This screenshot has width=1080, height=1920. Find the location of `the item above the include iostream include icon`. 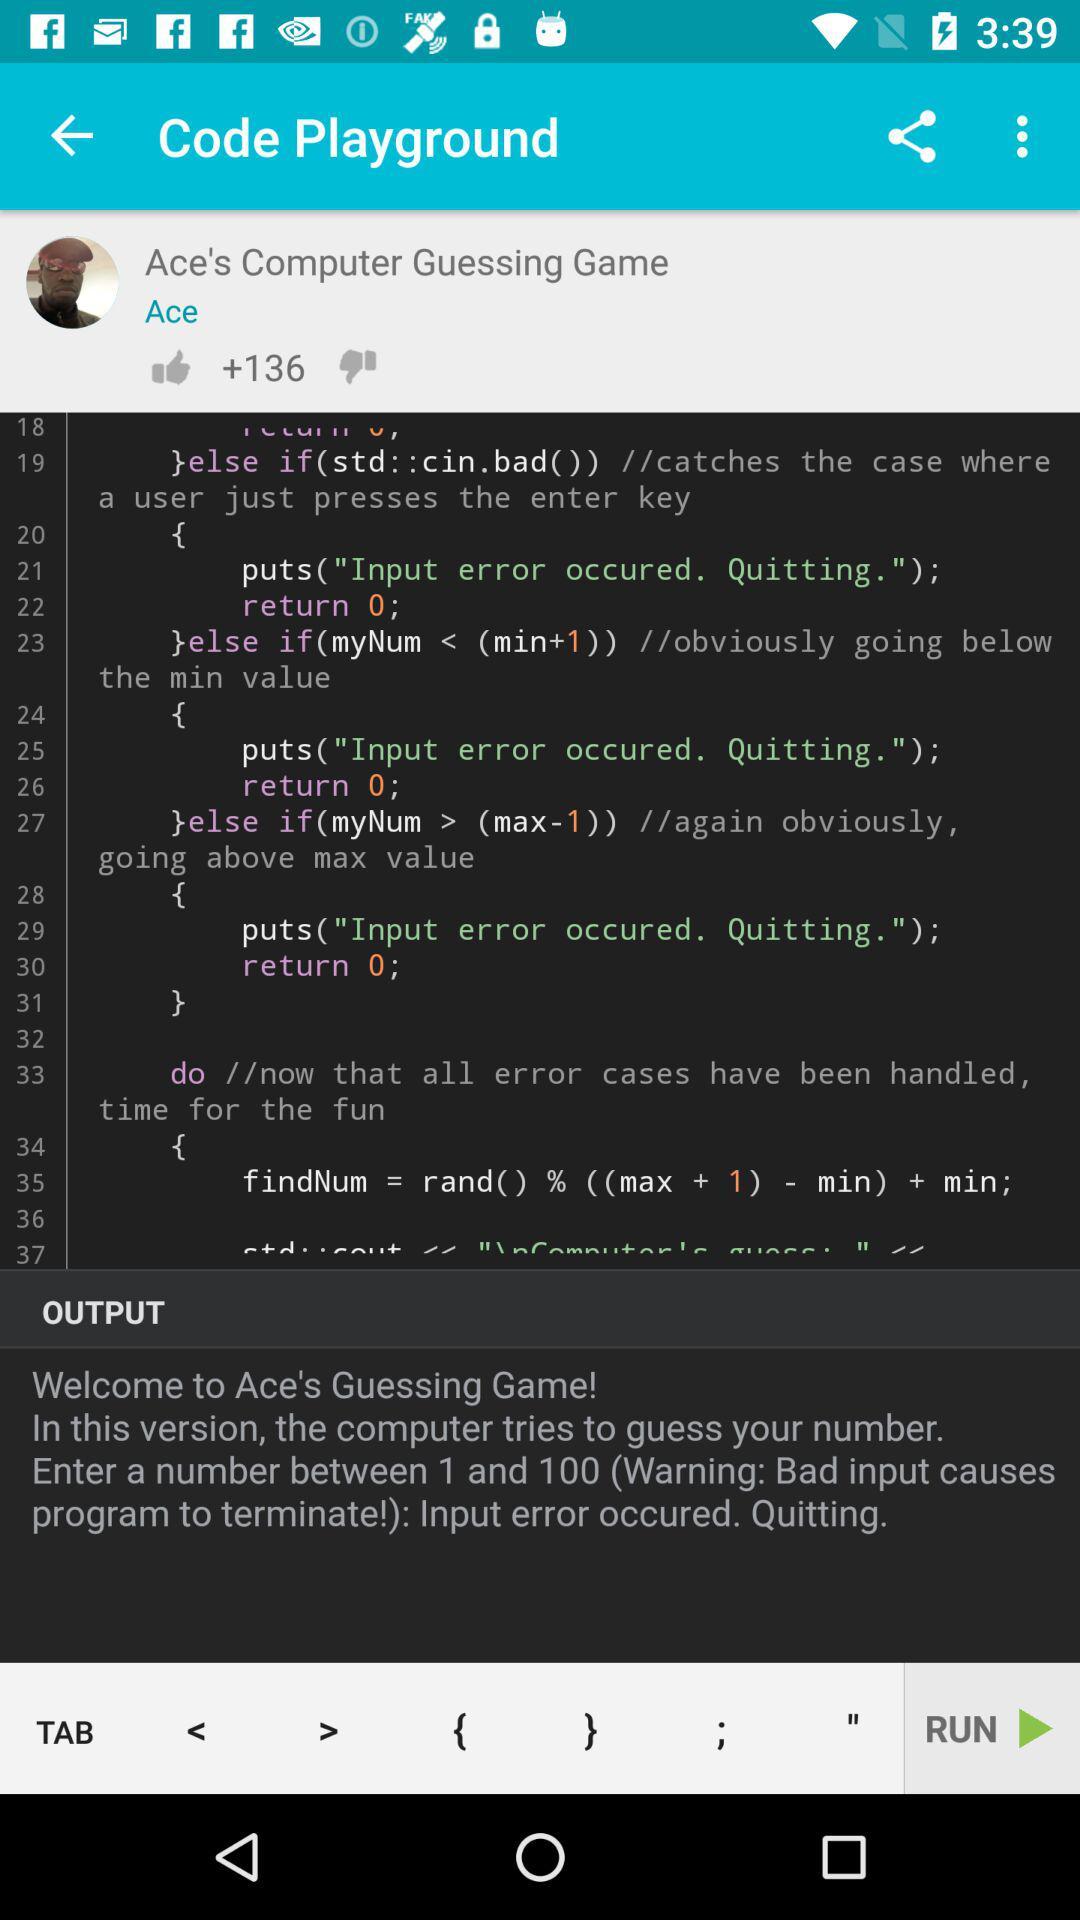

the item above the include iostream include icon is located at coordinates (911, 135).